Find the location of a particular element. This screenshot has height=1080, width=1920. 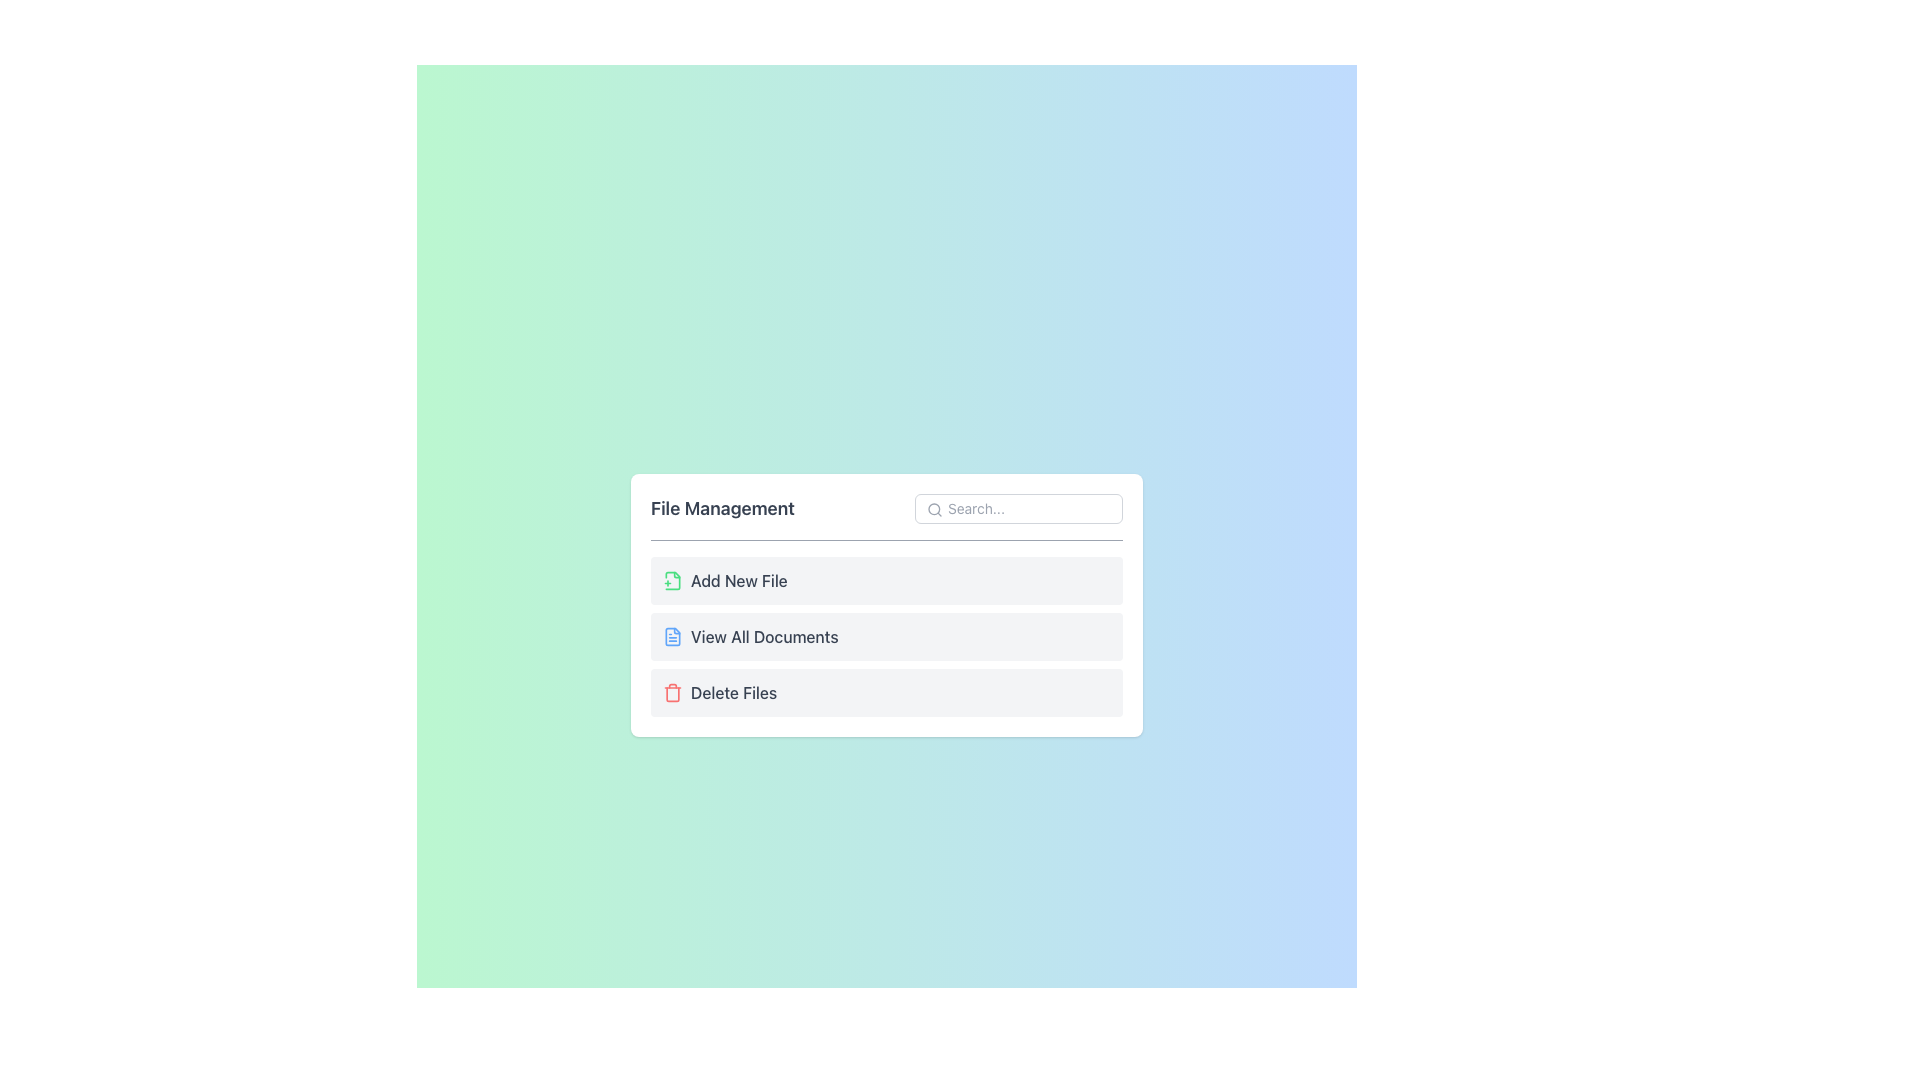

the blue file icon representing a document, located in the 'View All Documents' section, which is the second item in a vertical list of three options is located at coordinates (672, 636).